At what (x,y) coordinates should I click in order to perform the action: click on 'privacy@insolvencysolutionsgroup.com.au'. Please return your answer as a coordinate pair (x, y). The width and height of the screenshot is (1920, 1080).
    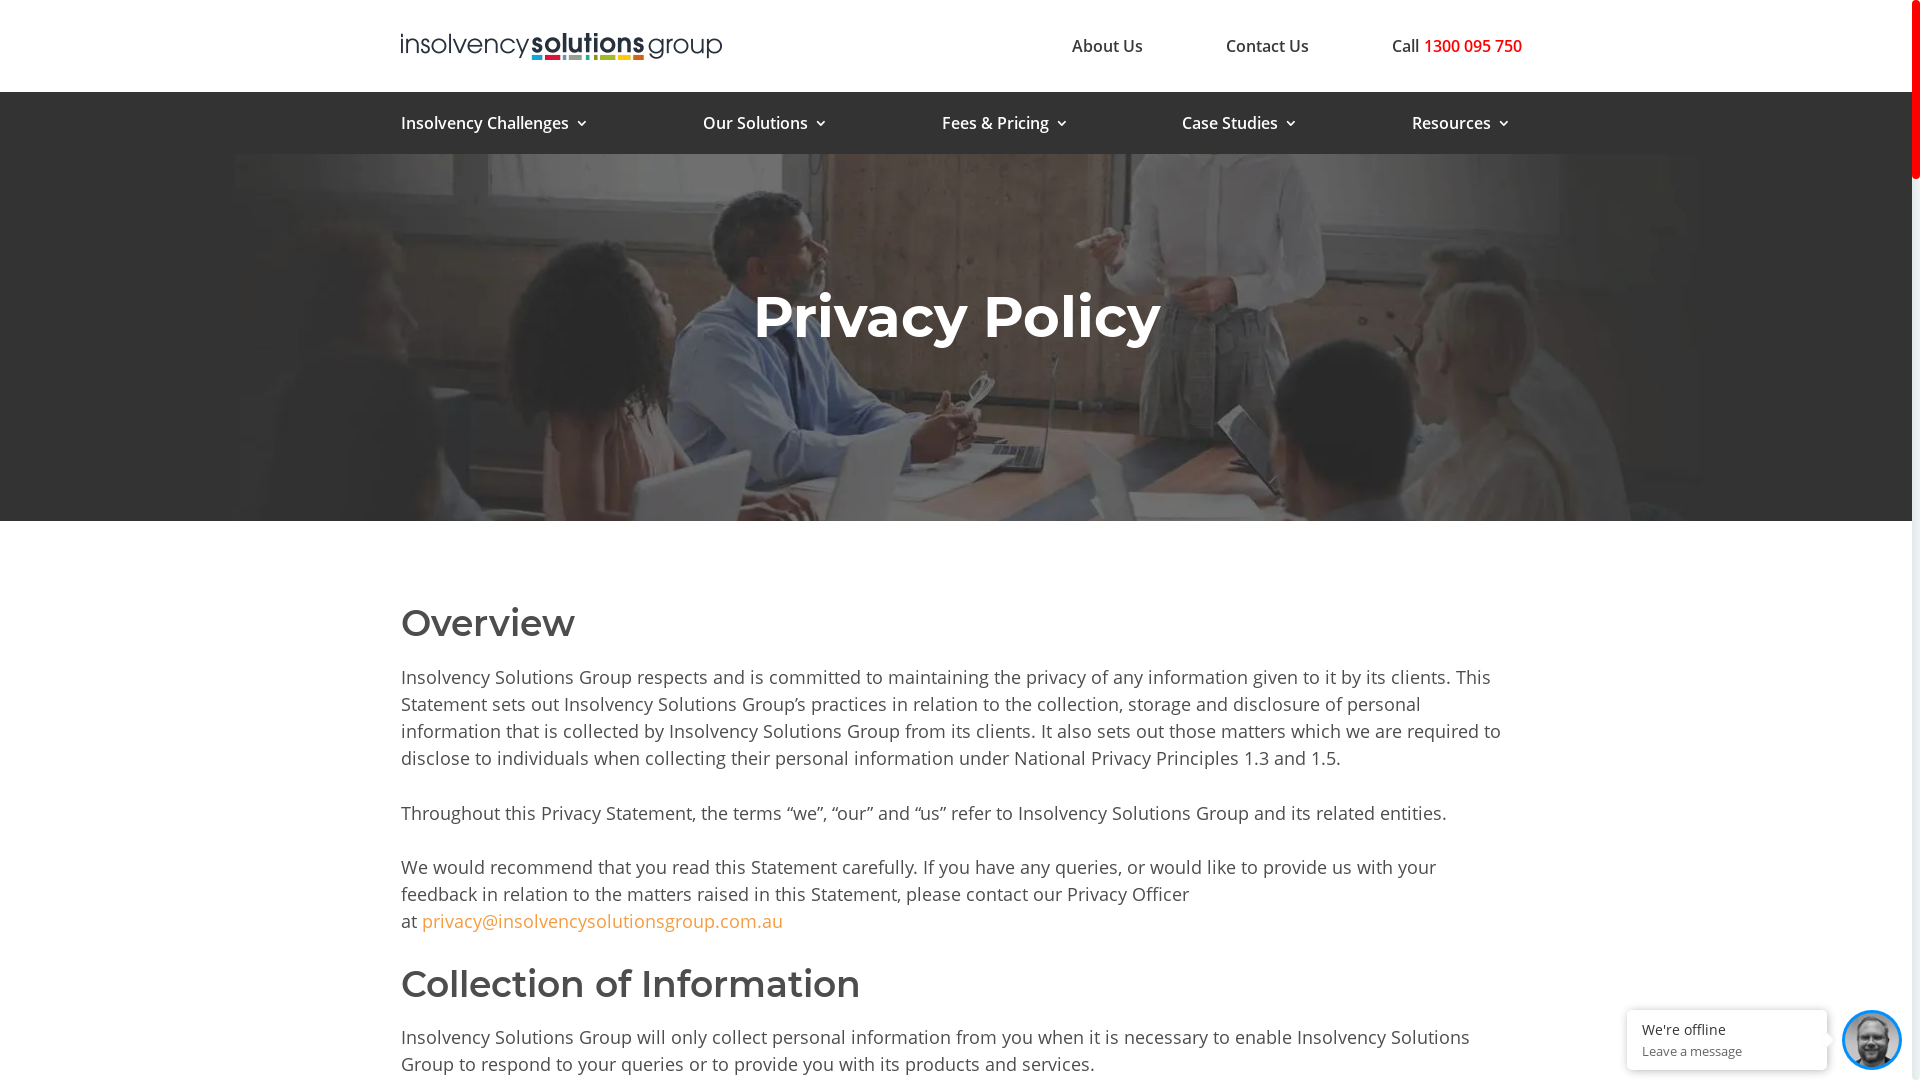
    Looking at the image, I should click on (601, 921).